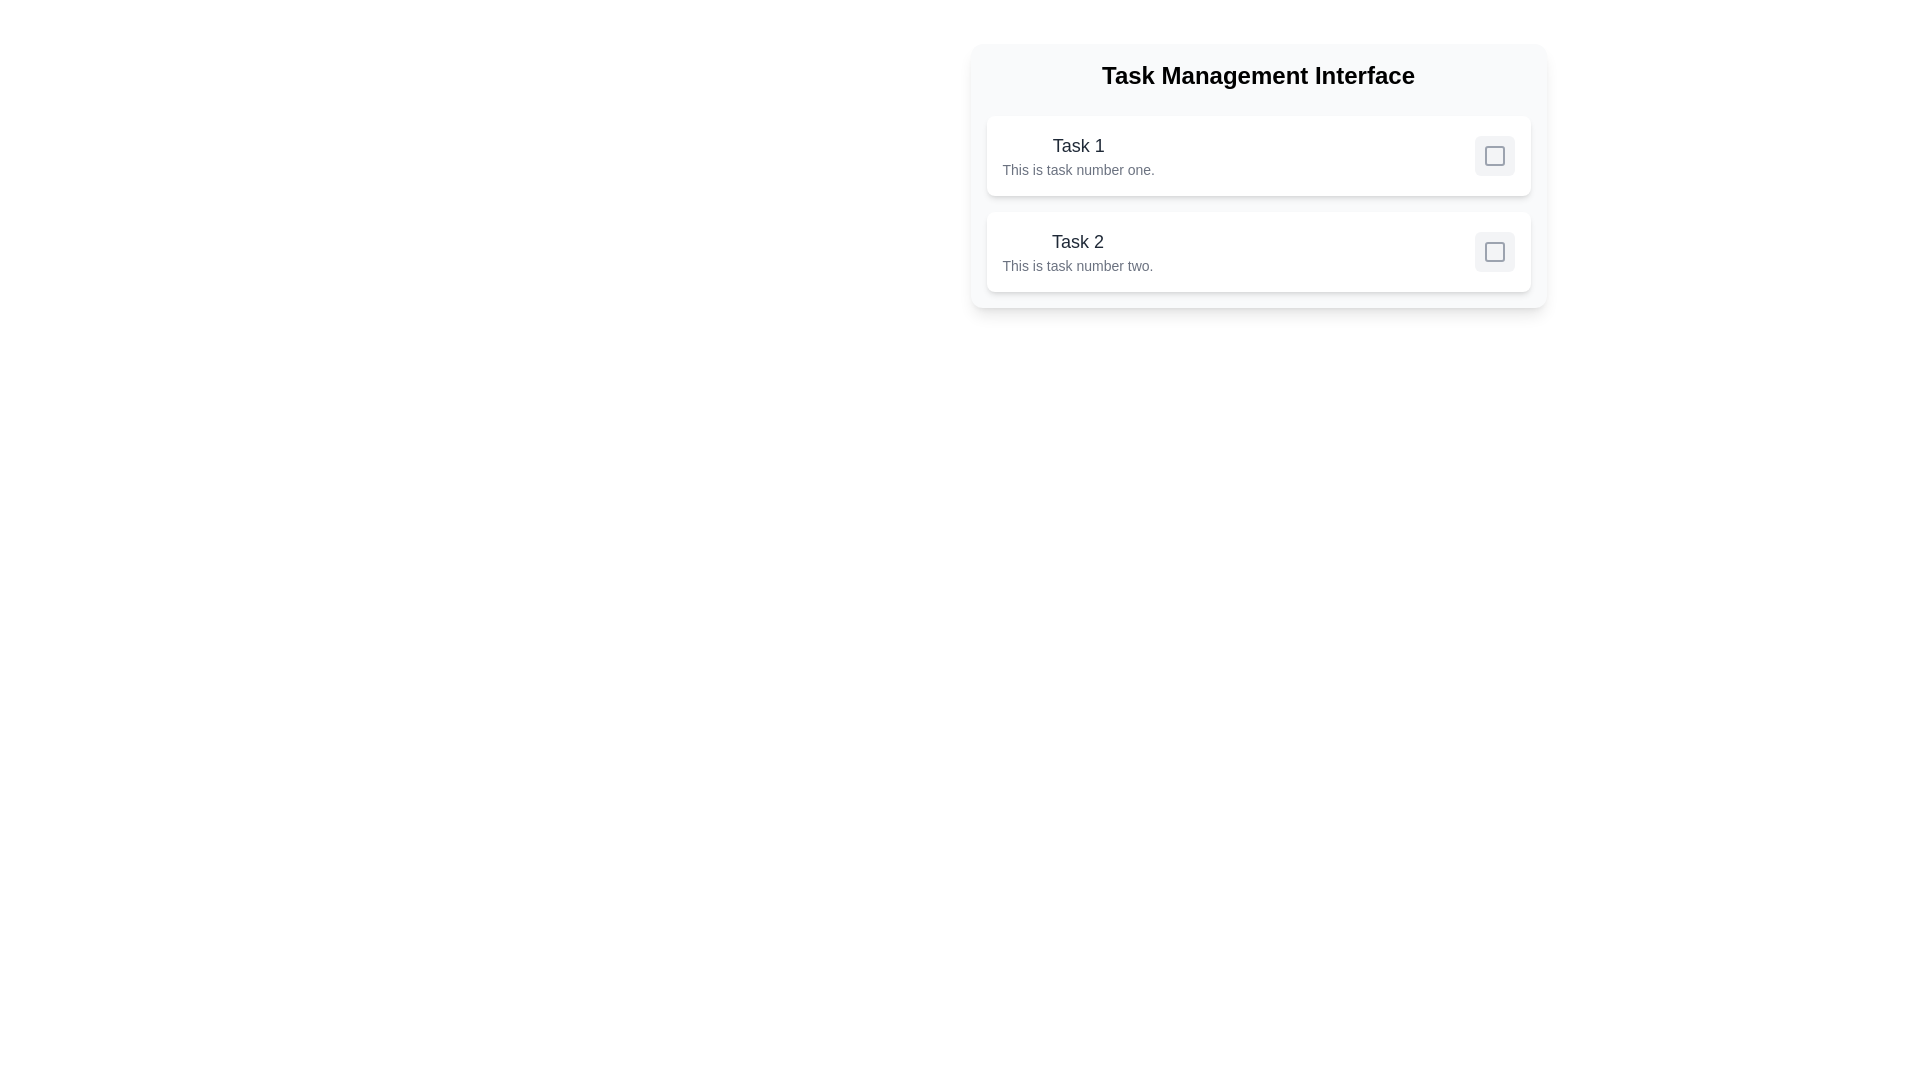 The height and width of the screenshot is (1080, 1920). Describe the element at coordinates (1077, 145) in the screenshot. I see `the 'Task 1' text label, which serves as the title for a task item in the task management interface` at that location.